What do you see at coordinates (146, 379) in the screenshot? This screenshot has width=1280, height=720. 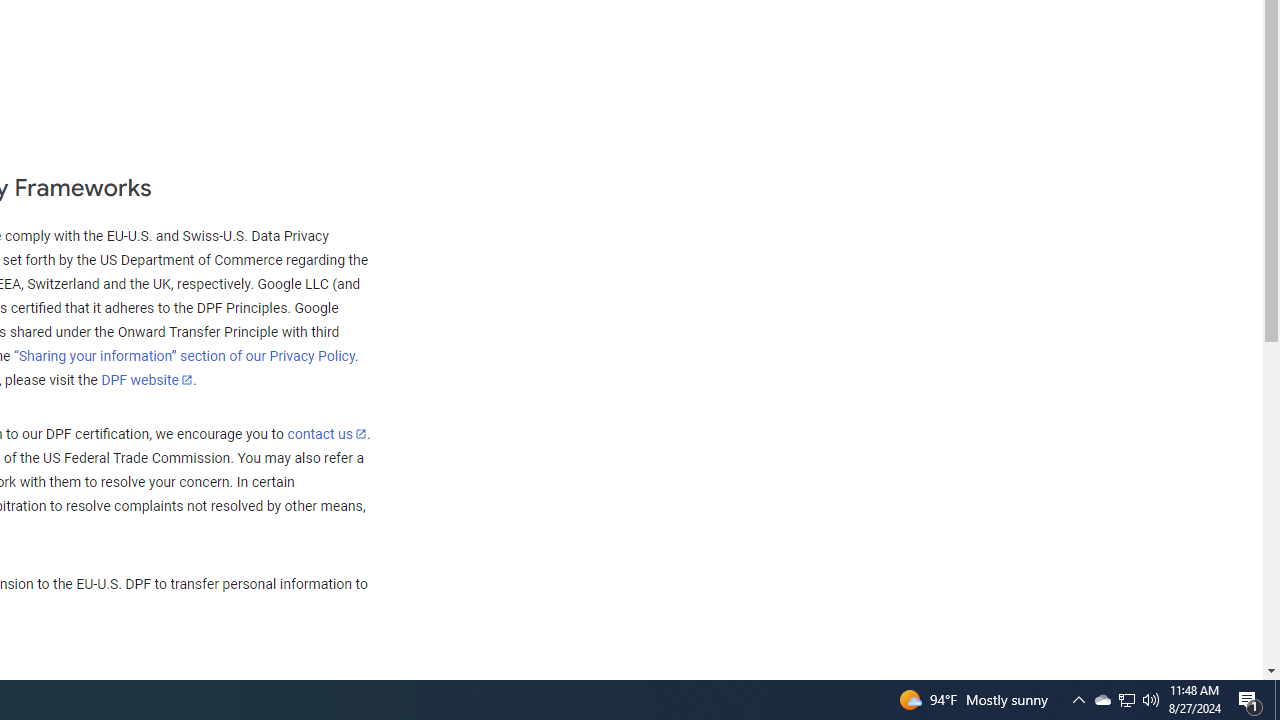 I see `'DPF website'` at bounding box center [146, 379].